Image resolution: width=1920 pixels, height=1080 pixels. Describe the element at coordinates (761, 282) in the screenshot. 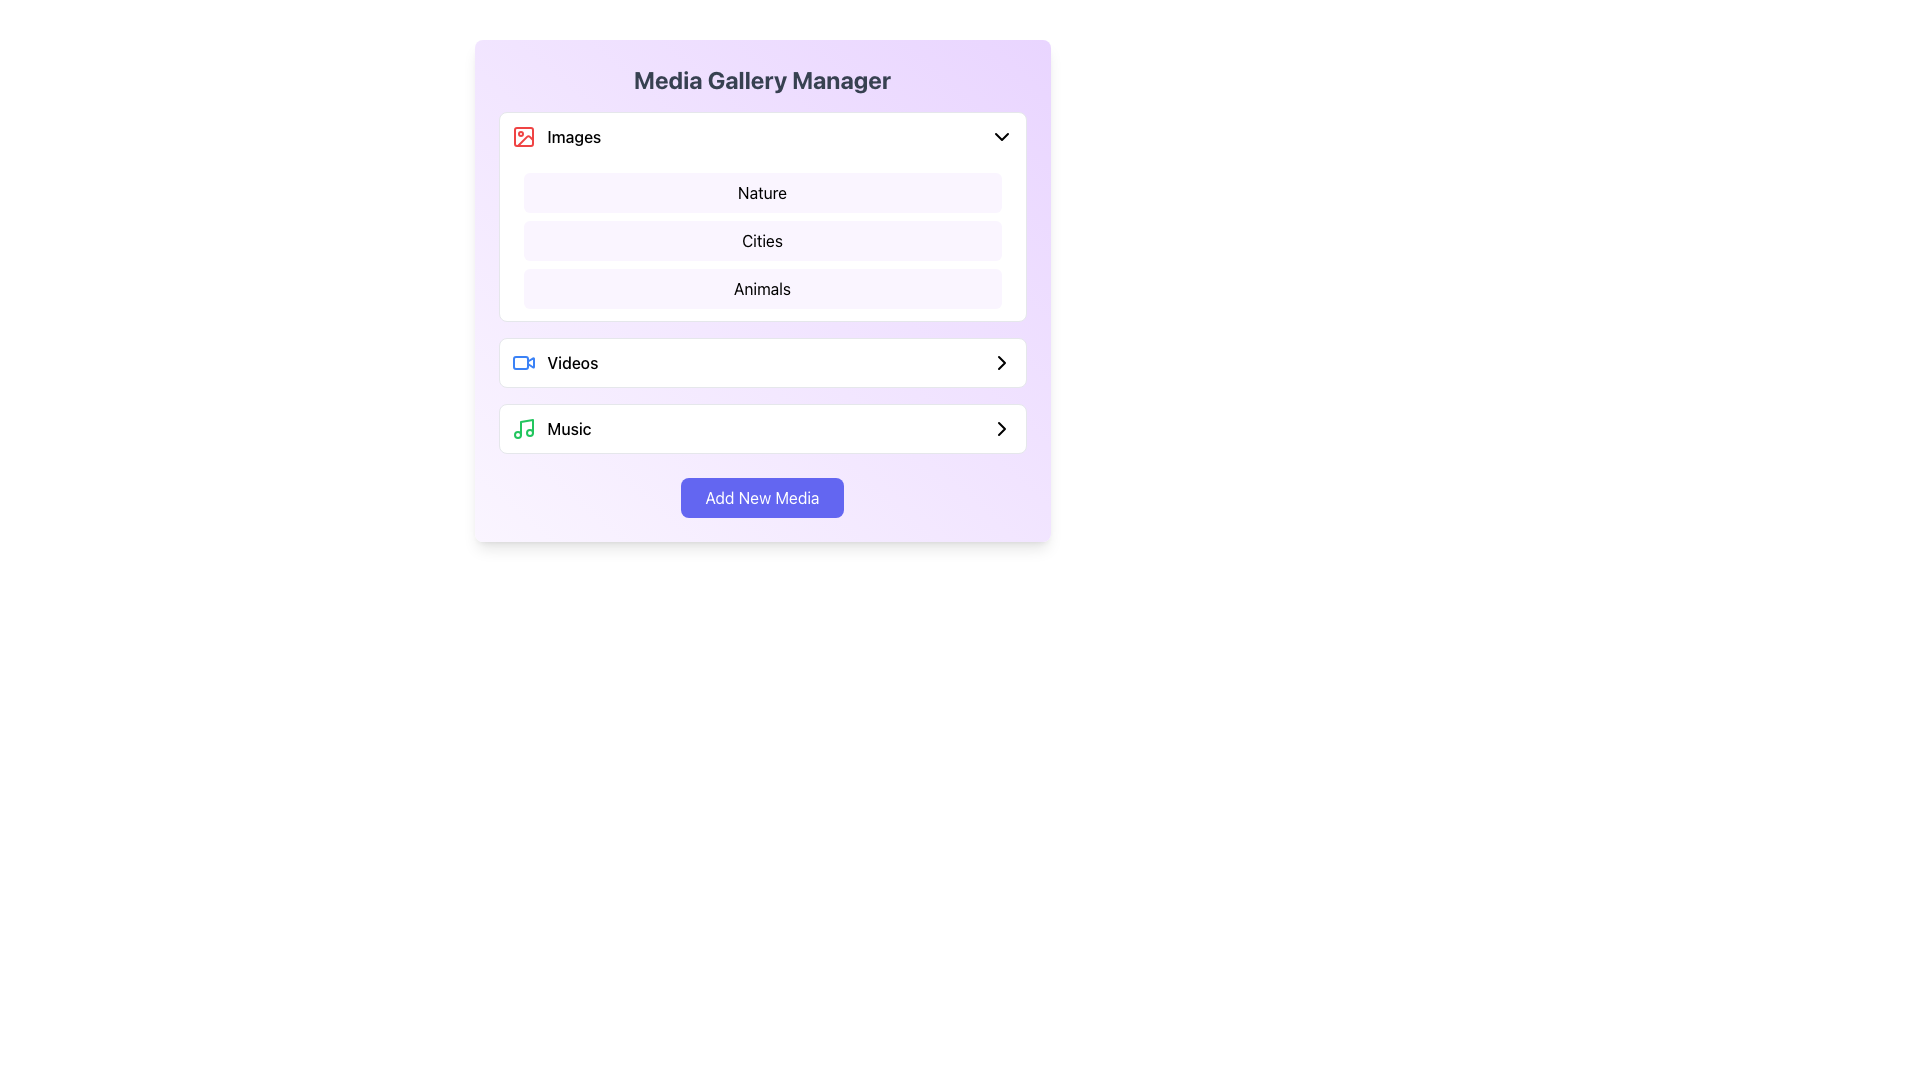

I see `the third option labeled 'Animals' in the 'Images' dropdown menu within the 'Media Gallery Manager' section` at that location.